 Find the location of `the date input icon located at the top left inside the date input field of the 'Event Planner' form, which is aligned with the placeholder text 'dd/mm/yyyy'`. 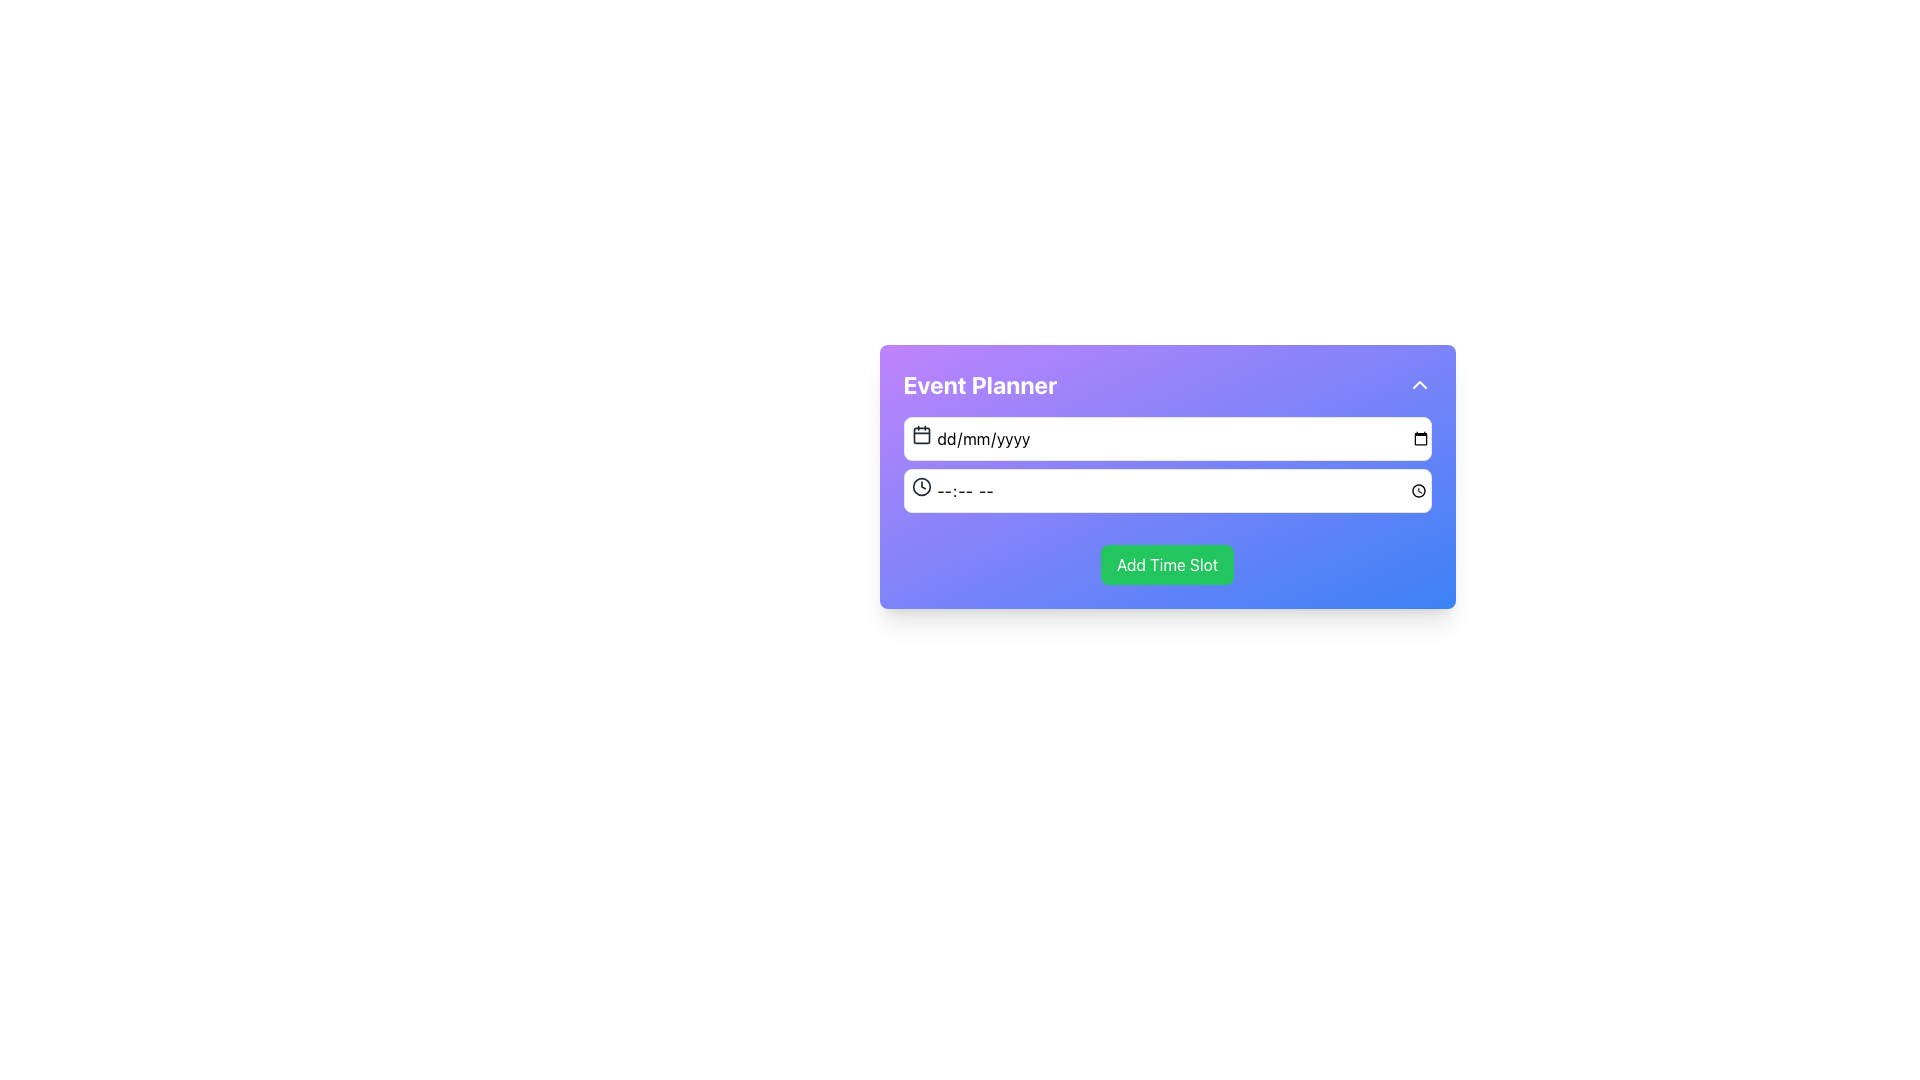

the date input icon located at the top left inside the date input field of the 'Event Planner' form, which is aligned with the placeholder text 'dd/mm/yyyy' is located at coordinates (920, 434).